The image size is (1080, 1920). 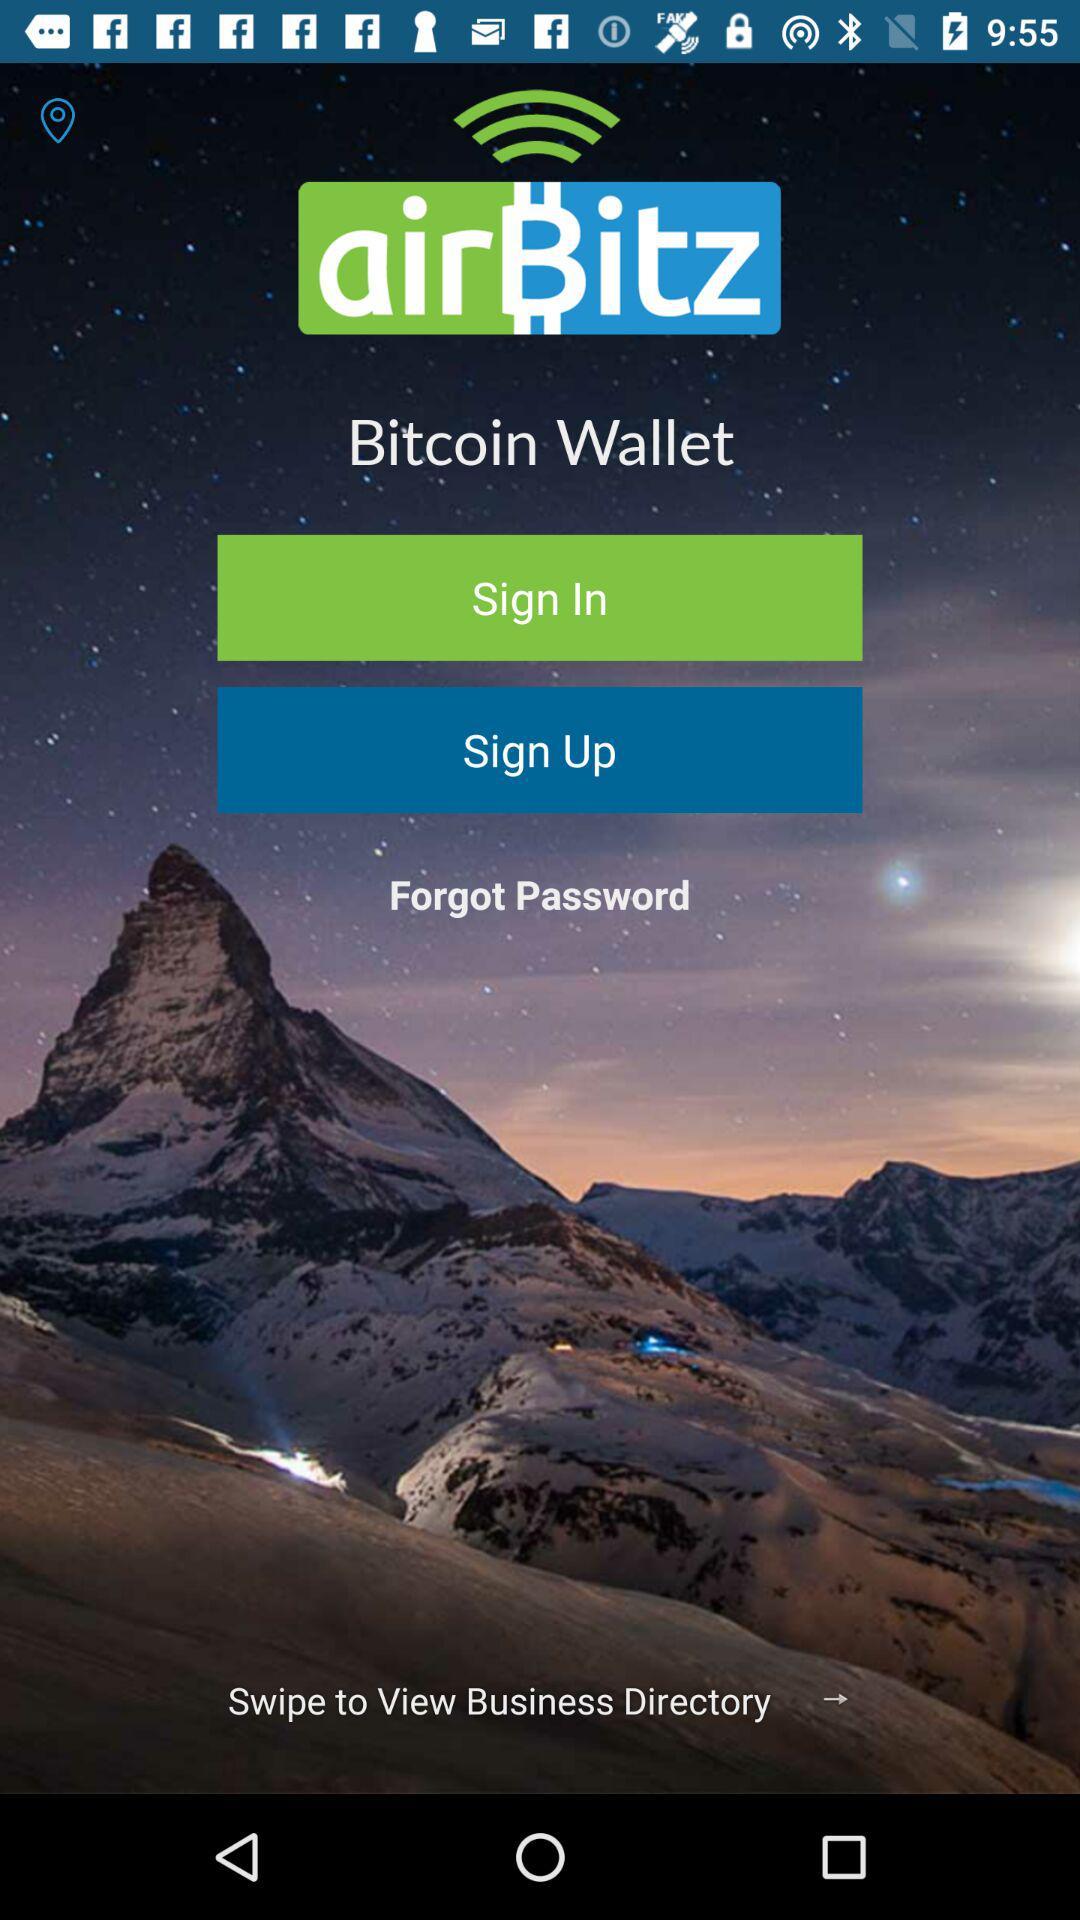 I want to click on icon above the forgot password, so click(x=540, y=748).